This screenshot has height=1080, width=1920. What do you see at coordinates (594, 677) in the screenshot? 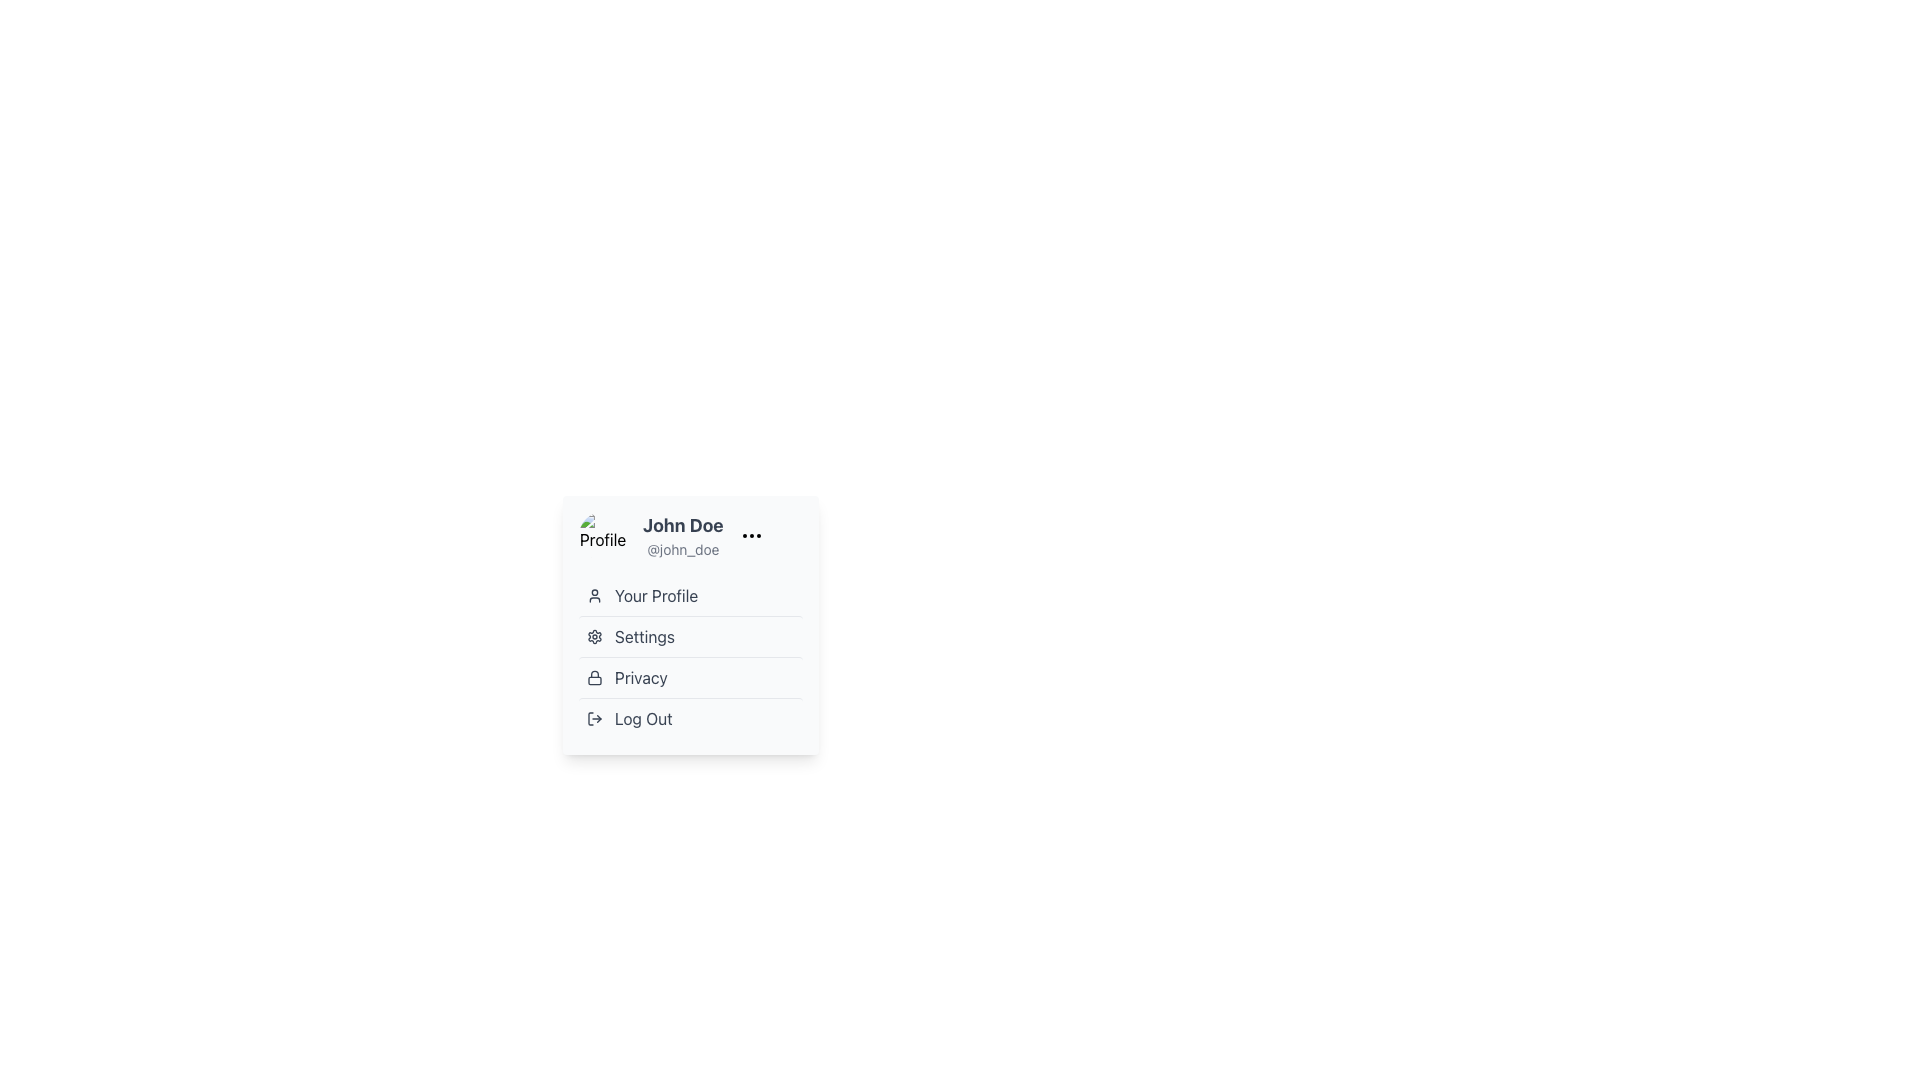
I see `the small lock icon representing the privacy feature in the vertical menu, located to the left of the 'Privacy' text label` at bounding box center [594, 677].